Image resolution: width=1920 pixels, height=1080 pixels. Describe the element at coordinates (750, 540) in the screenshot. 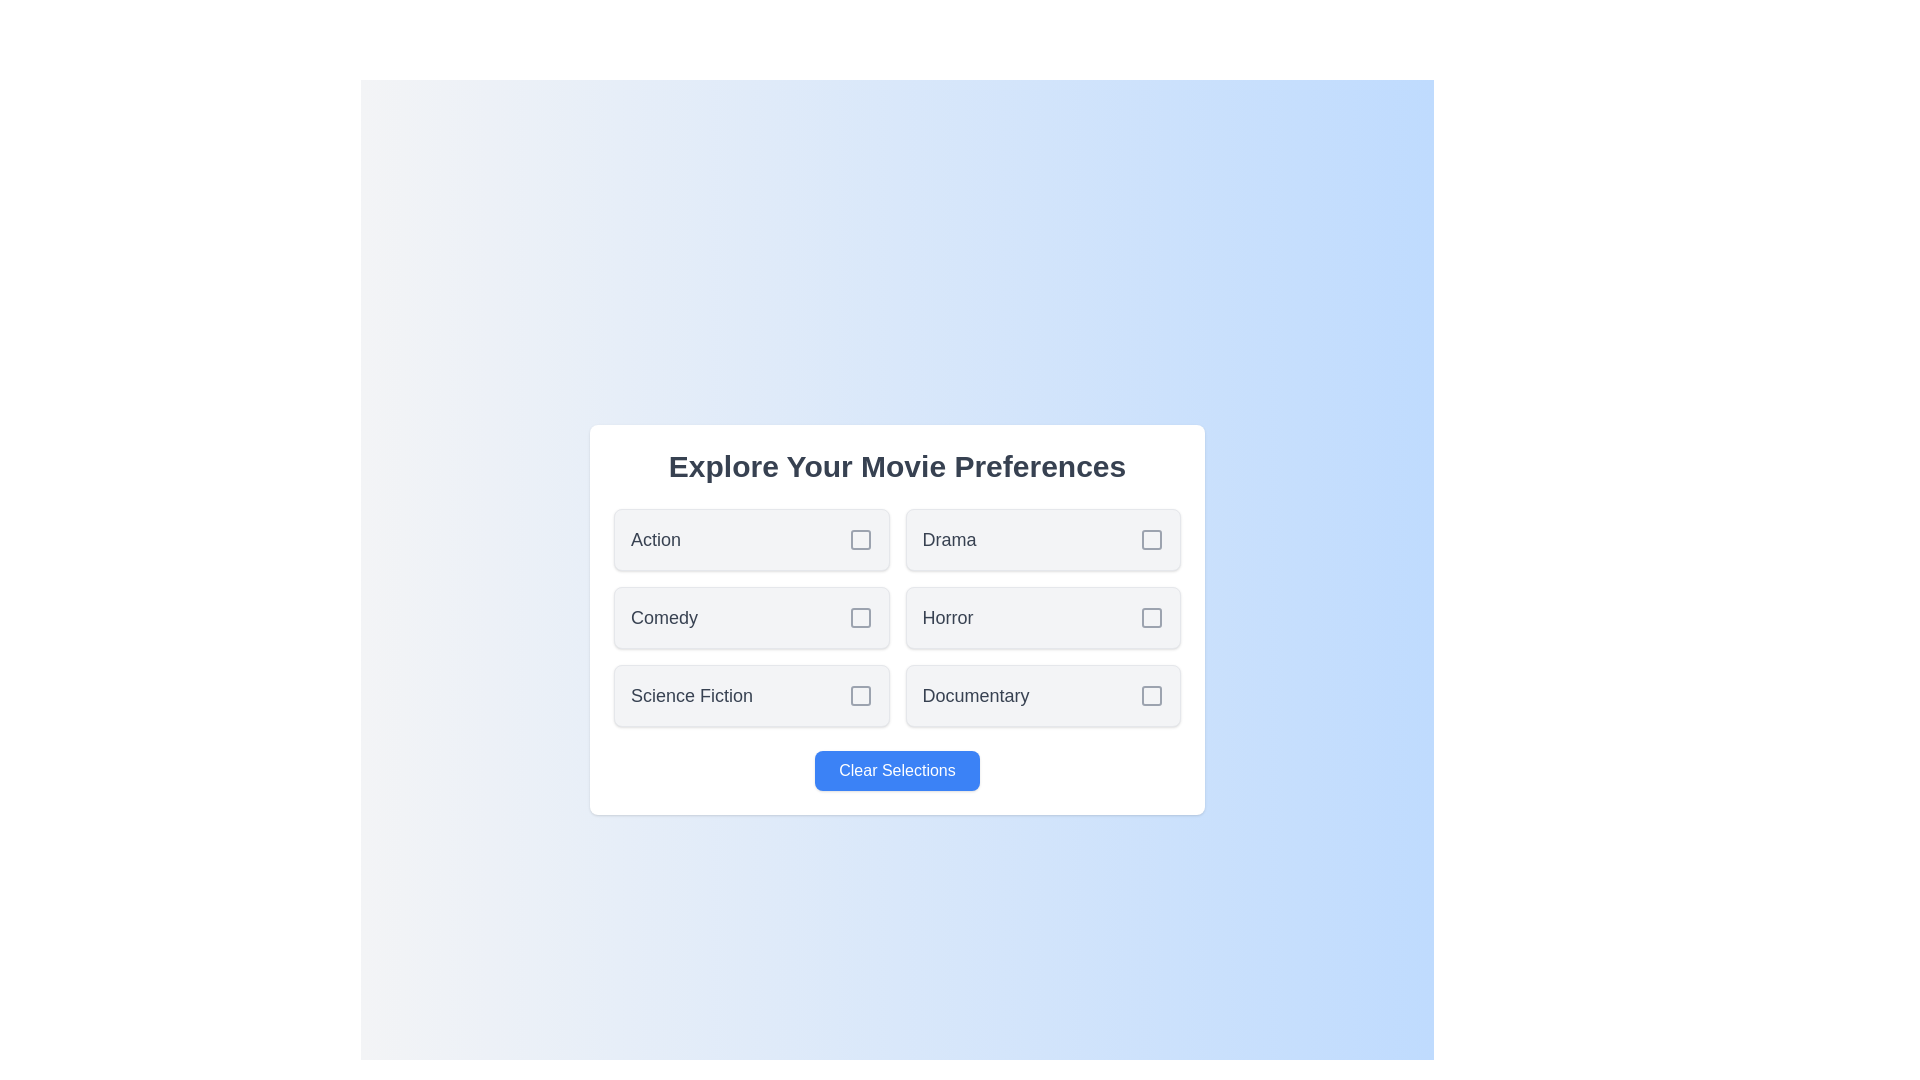

I see `the genre Action` at that location.